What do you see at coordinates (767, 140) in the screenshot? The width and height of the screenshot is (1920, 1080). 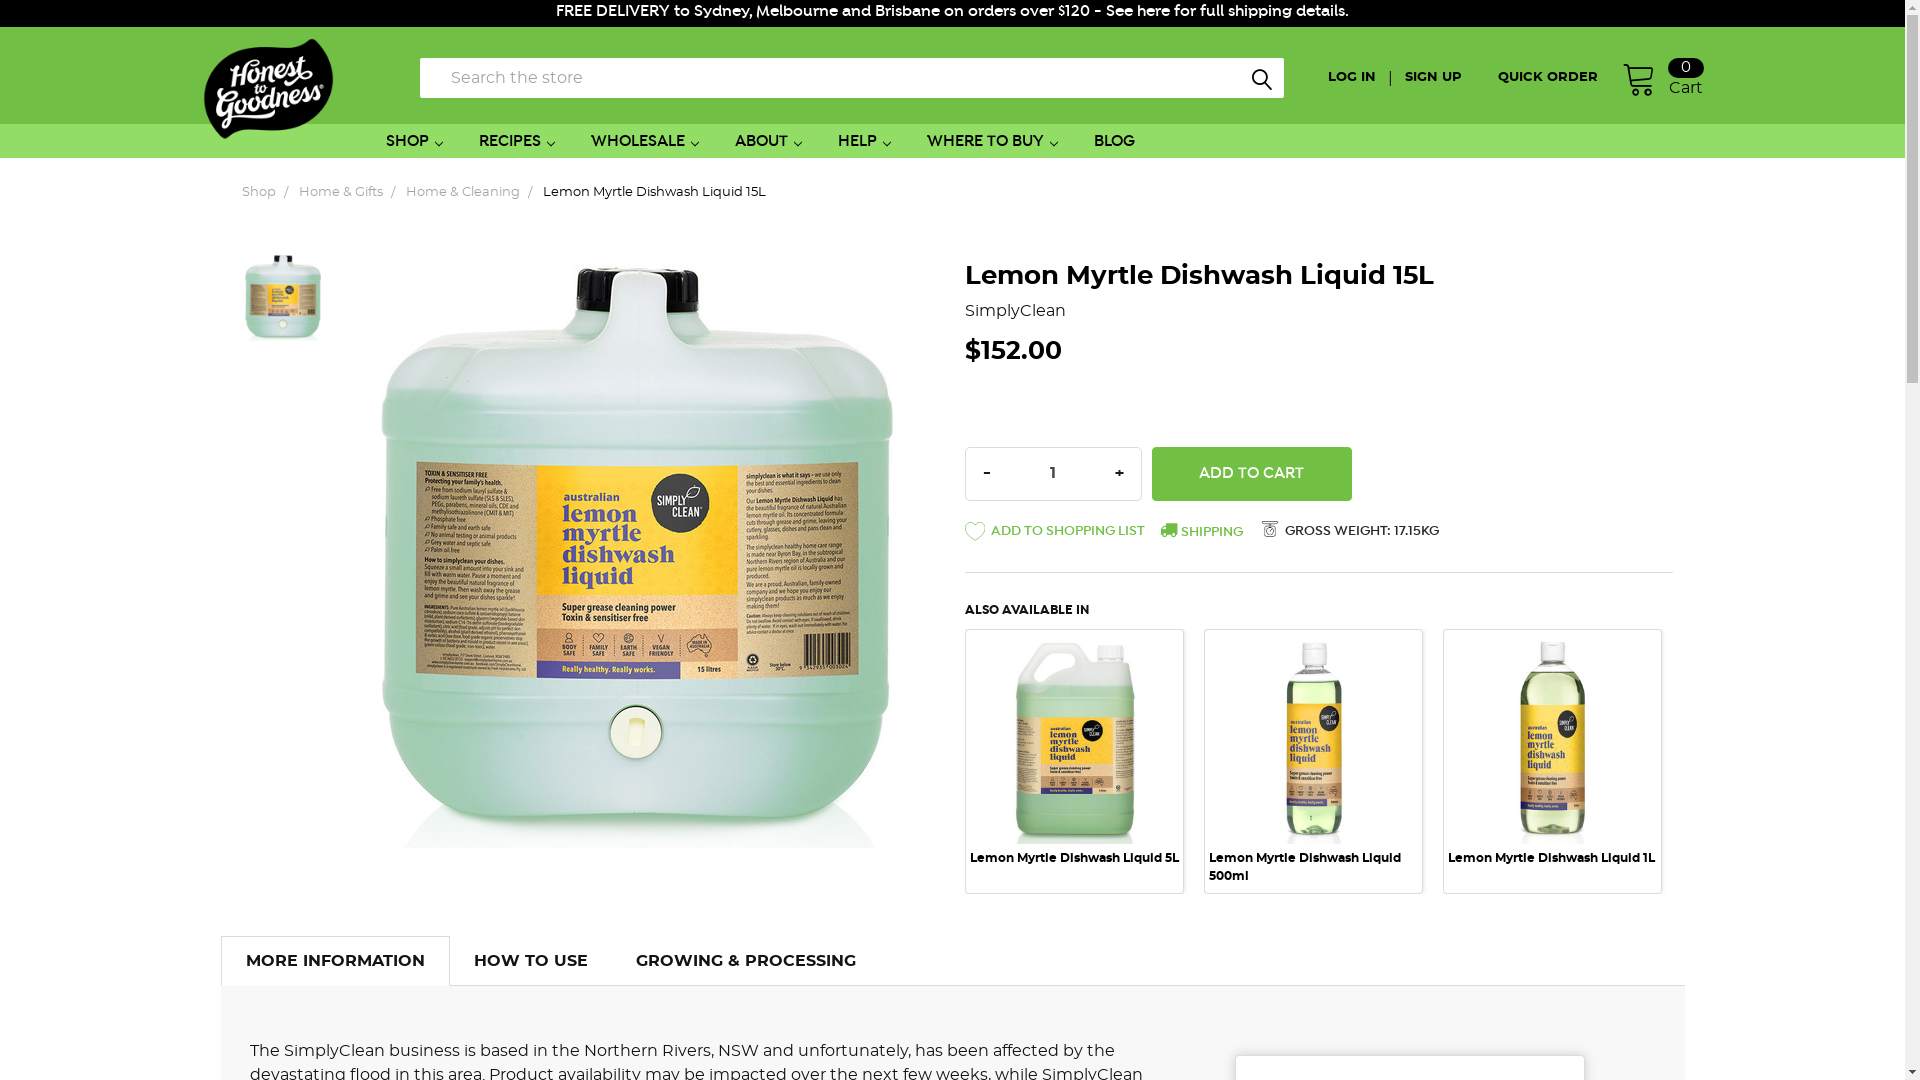 I see `'ABOUT'` at bounding box center [767, 140].